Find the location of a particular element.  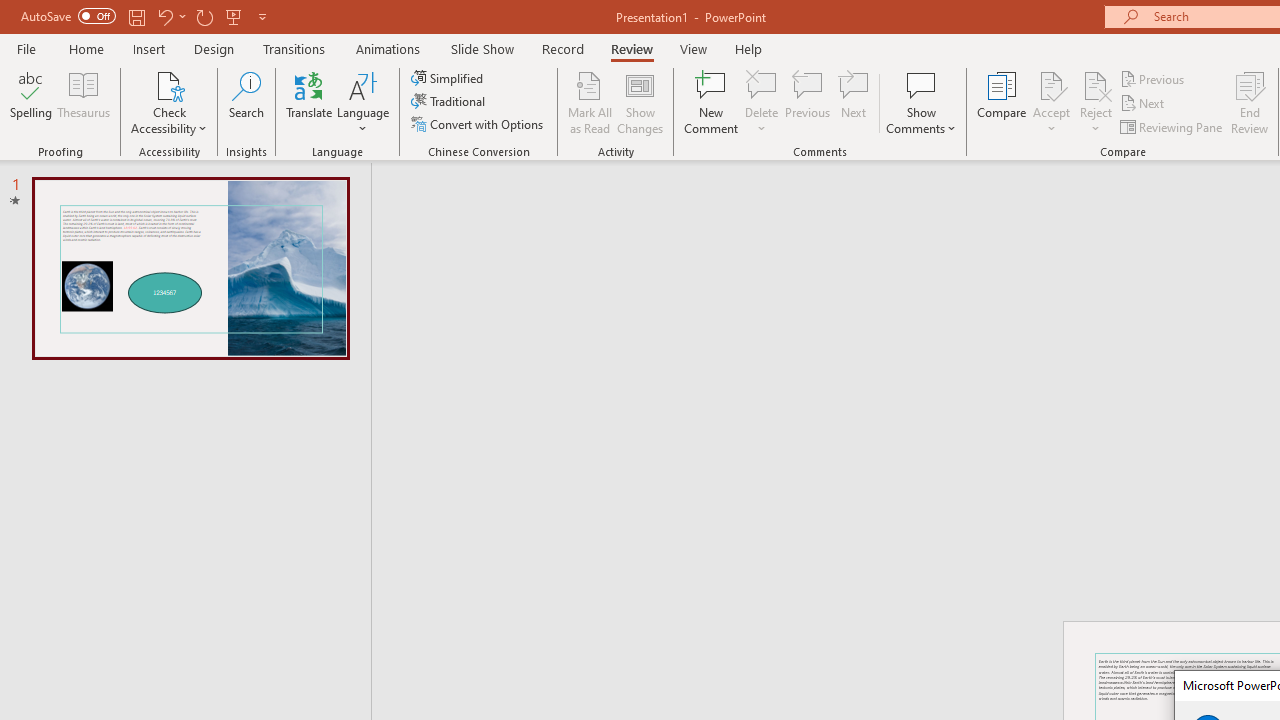

'Thesaurus...' is located at coordinates (82, 103).